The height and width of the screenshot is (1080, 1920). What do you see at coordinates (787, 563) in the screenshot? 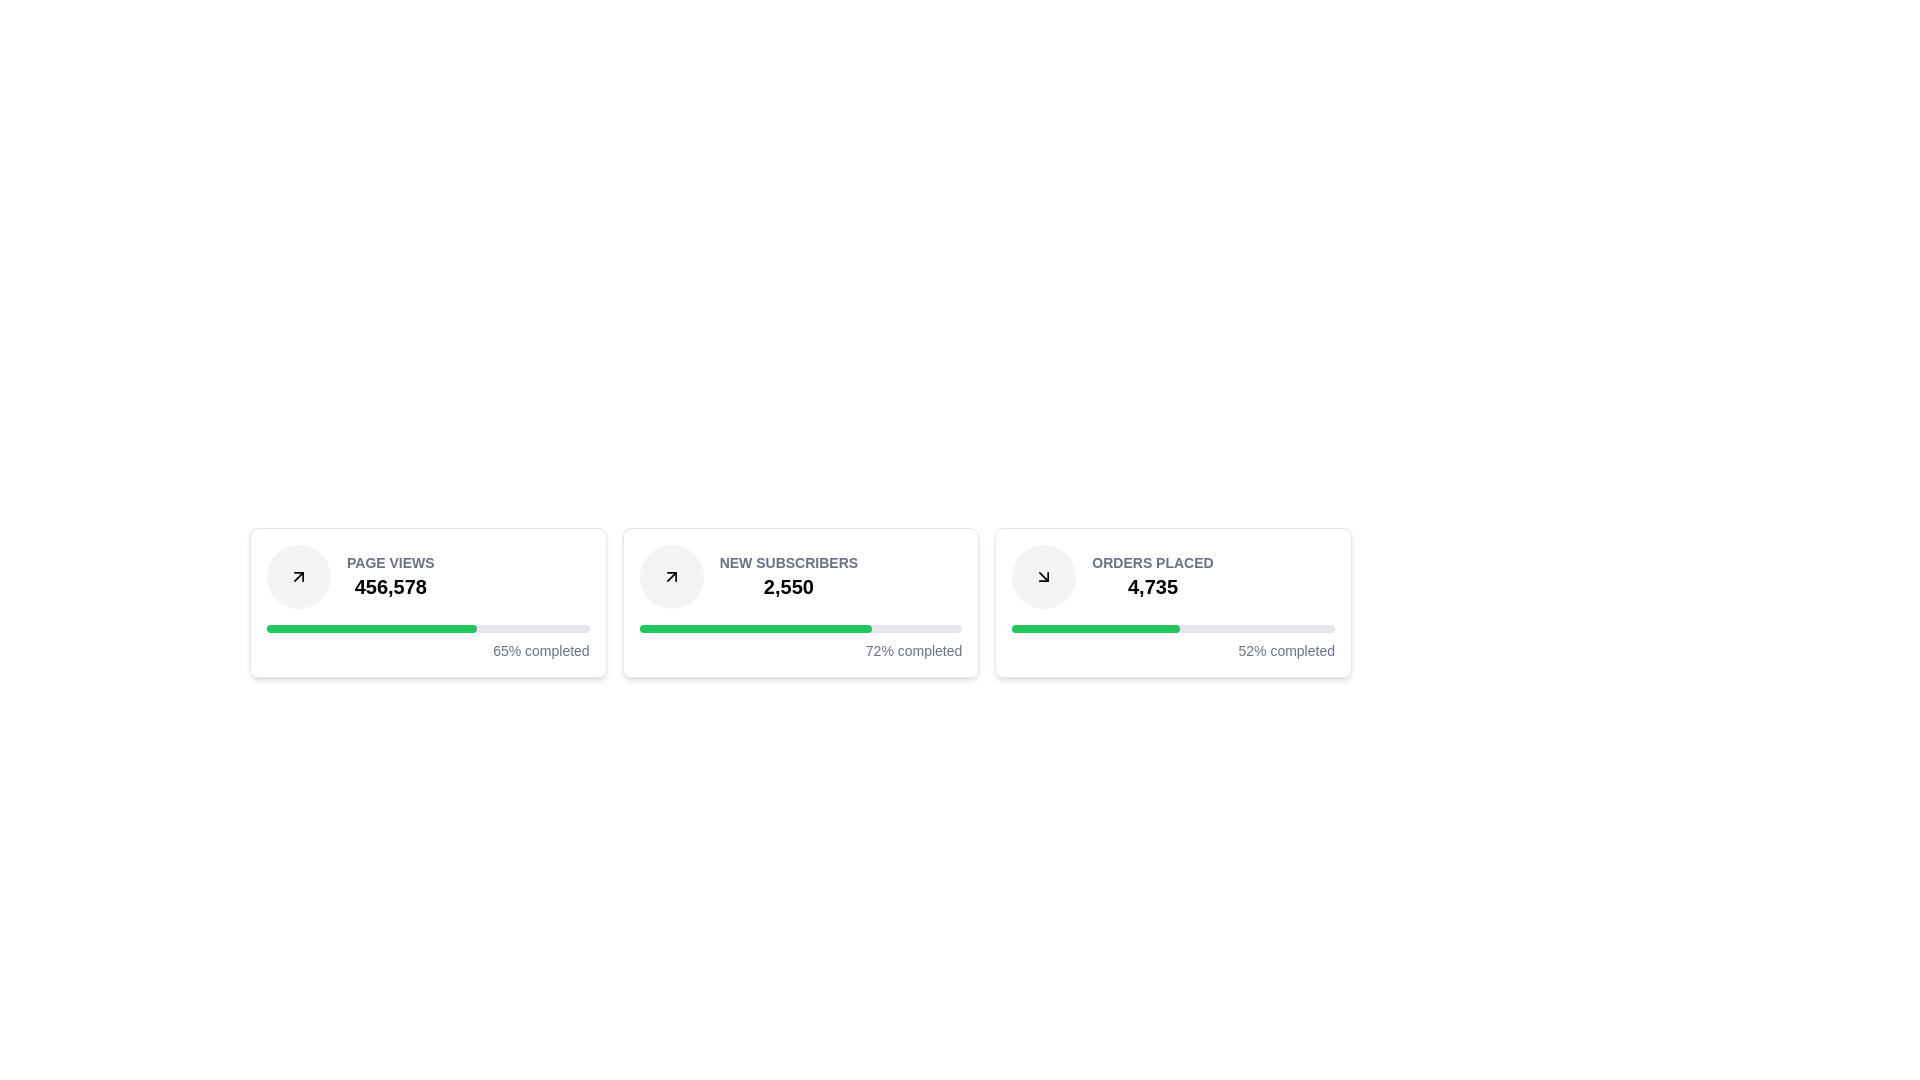
I see `the text label displaying 'New Subscribers' which is styled in small, bold uppercase letters and located at the top section of the central card, above the numeric value '2,550'` at bounding box center [787, 563].